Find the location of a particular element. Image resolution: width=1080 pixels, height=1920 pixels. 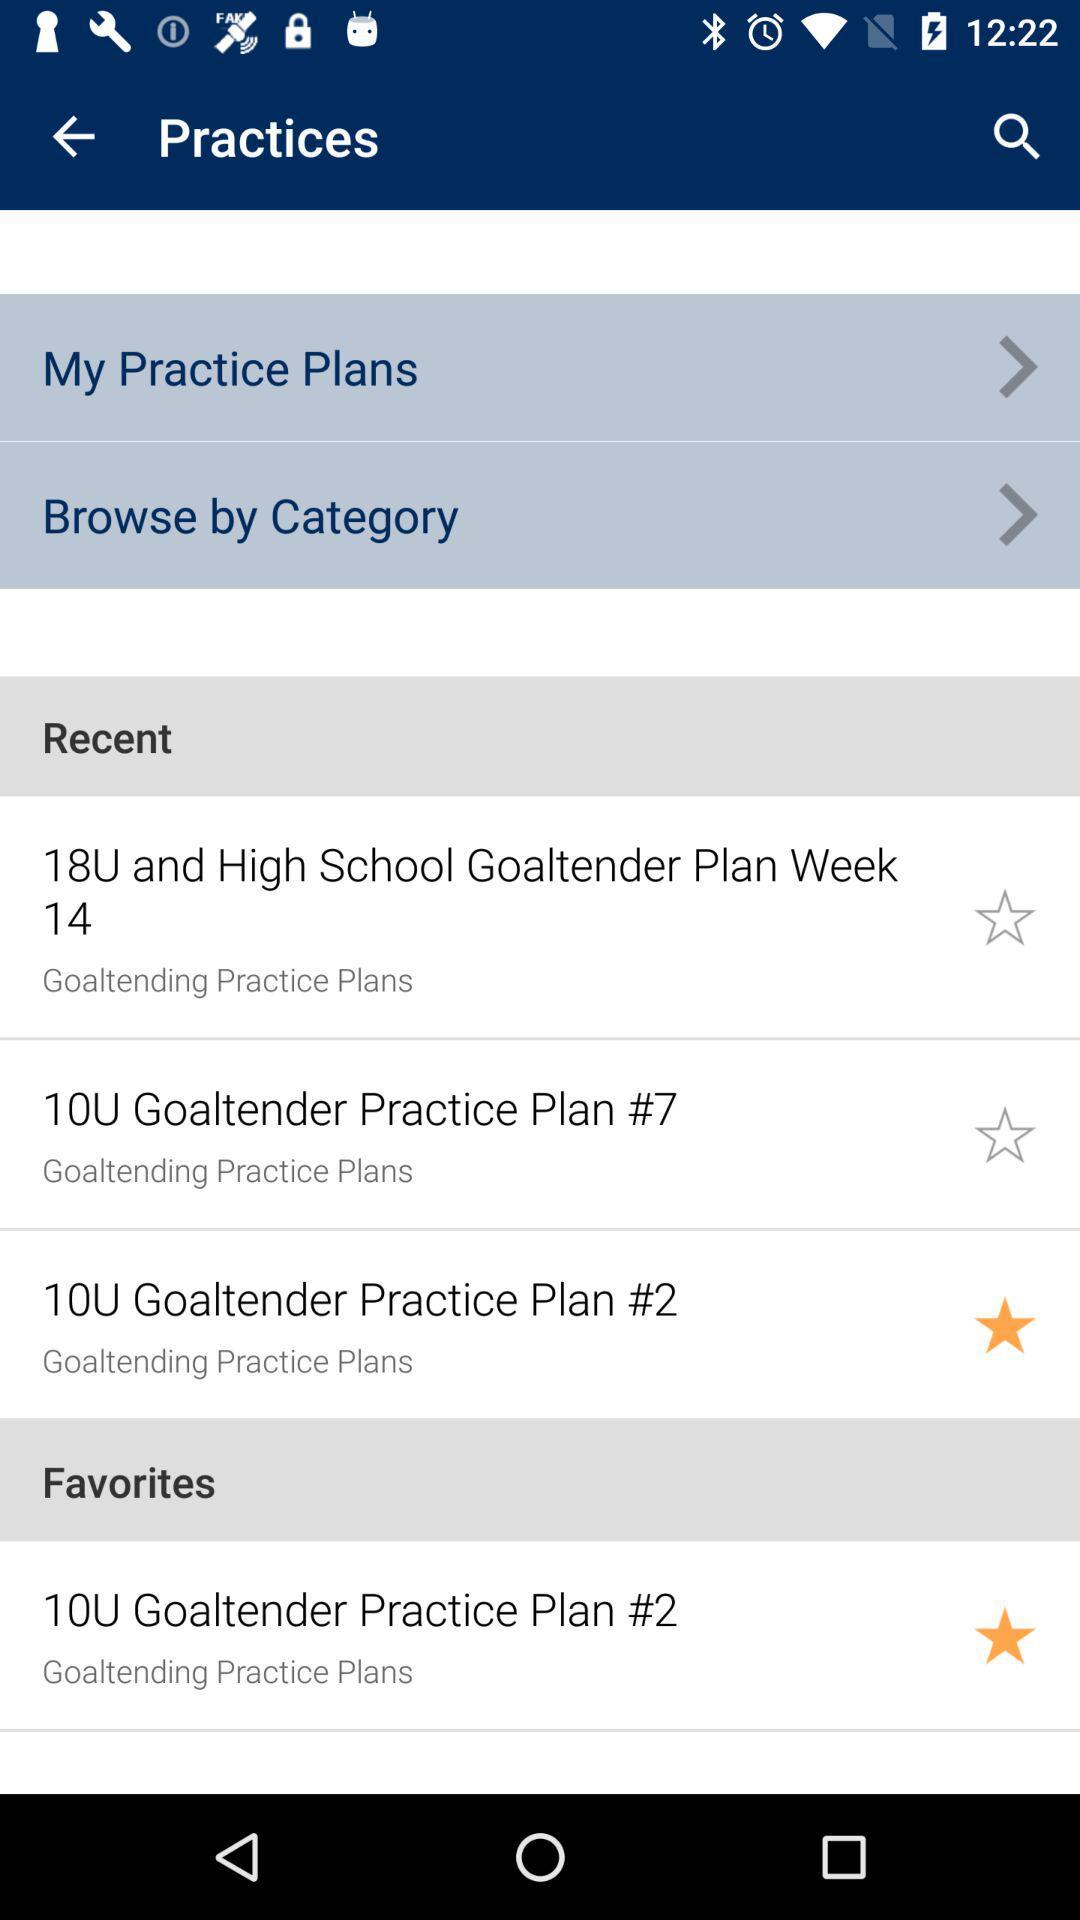

make plan a favorite is located at coordinates (1026, 1635).